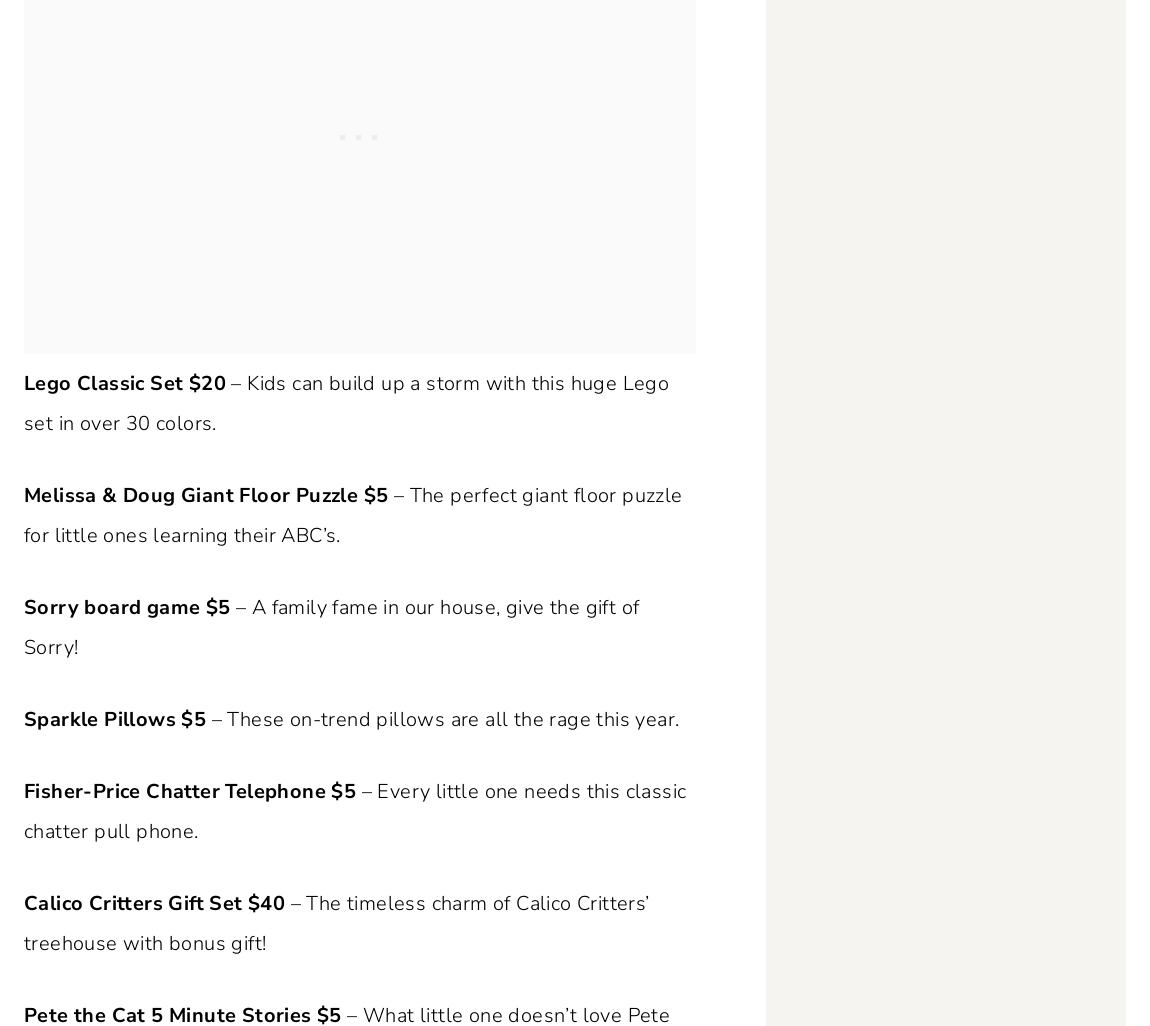 Image resolution: width=1150 pixels, height=1026 pixels. Describe the element at coordinates (114, 719) in the screenshot. I see `'Sparkle Pillows $5'` at that location.